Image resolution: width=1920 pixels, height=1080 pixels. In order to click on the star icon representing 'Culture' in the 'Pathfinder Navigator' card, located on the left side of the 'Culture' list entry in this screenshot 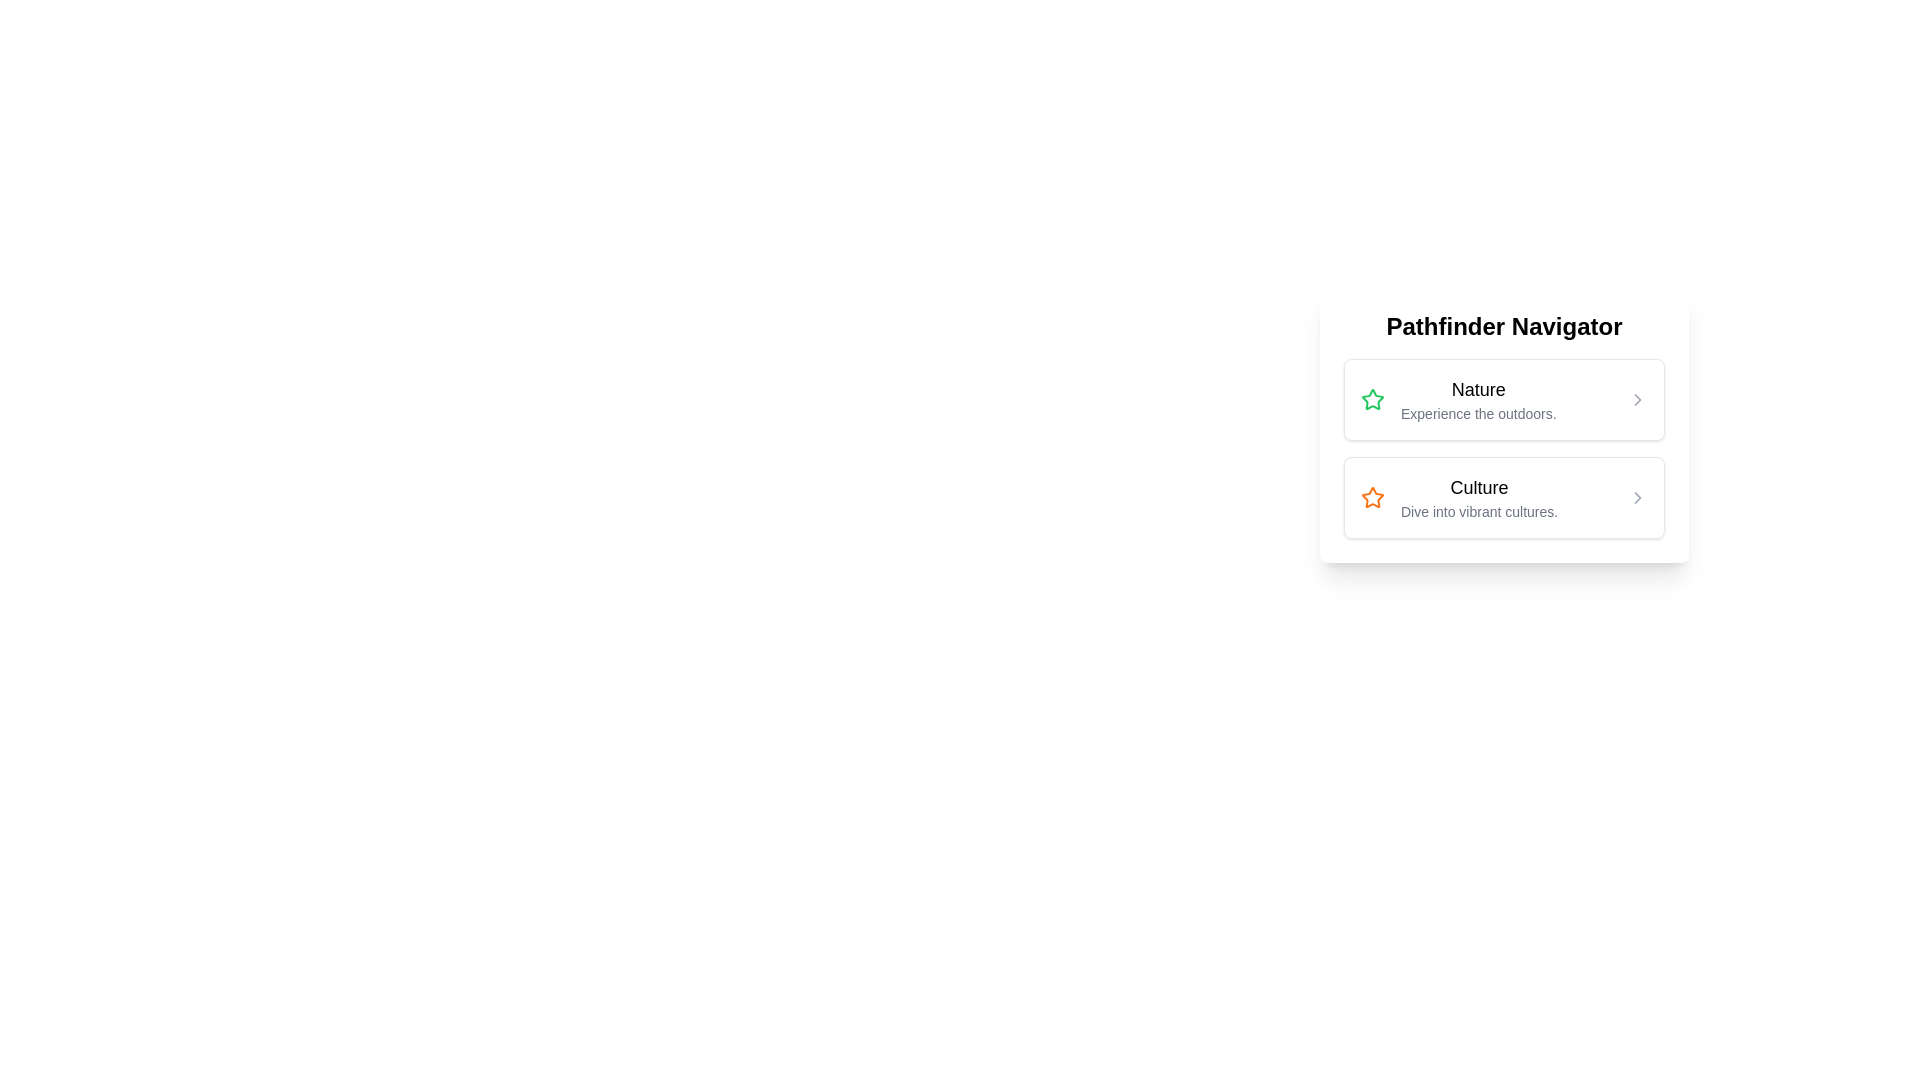, I will do `click(1371, 496)`.